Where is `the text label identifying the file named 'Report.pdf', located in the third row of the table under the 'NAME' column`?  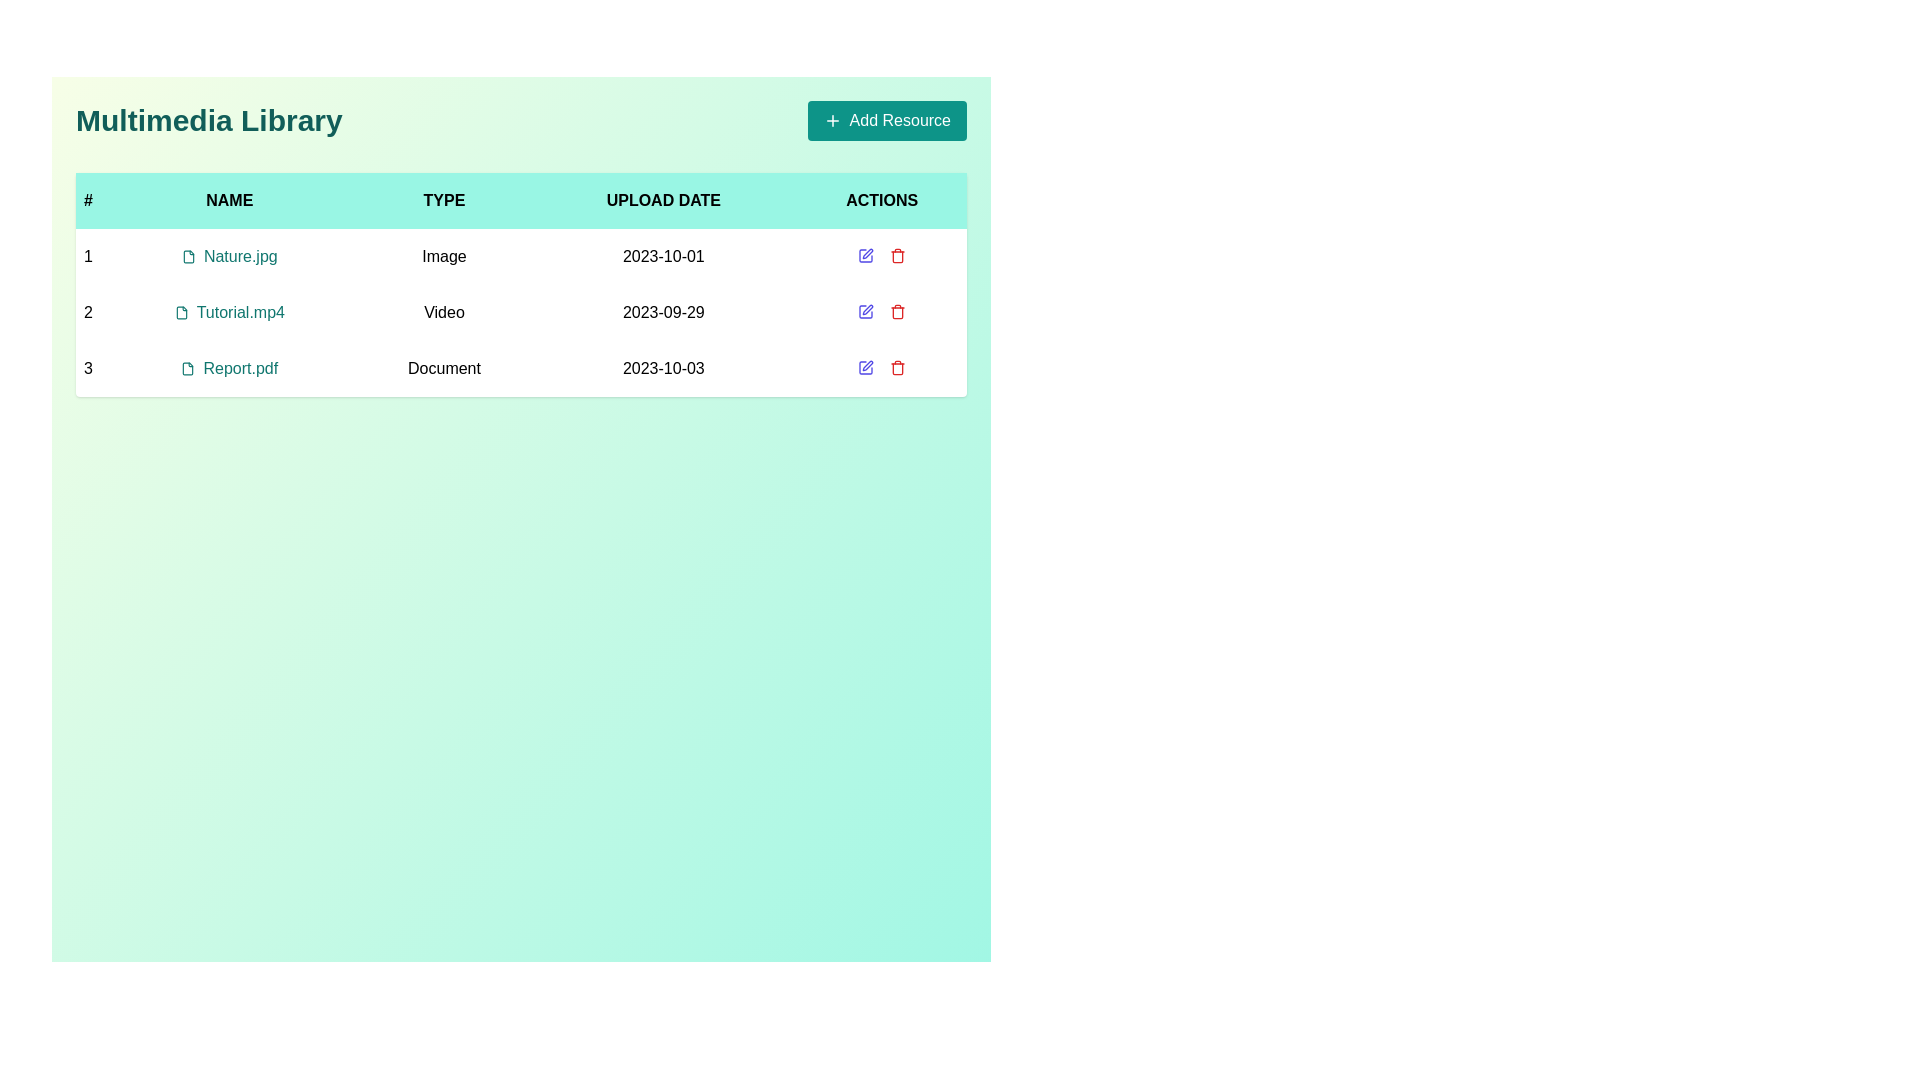
the text label identifying the file named 'Report.pdf', located in the third row of the table under the 'NAME' column is located at coordinates (229, 369).